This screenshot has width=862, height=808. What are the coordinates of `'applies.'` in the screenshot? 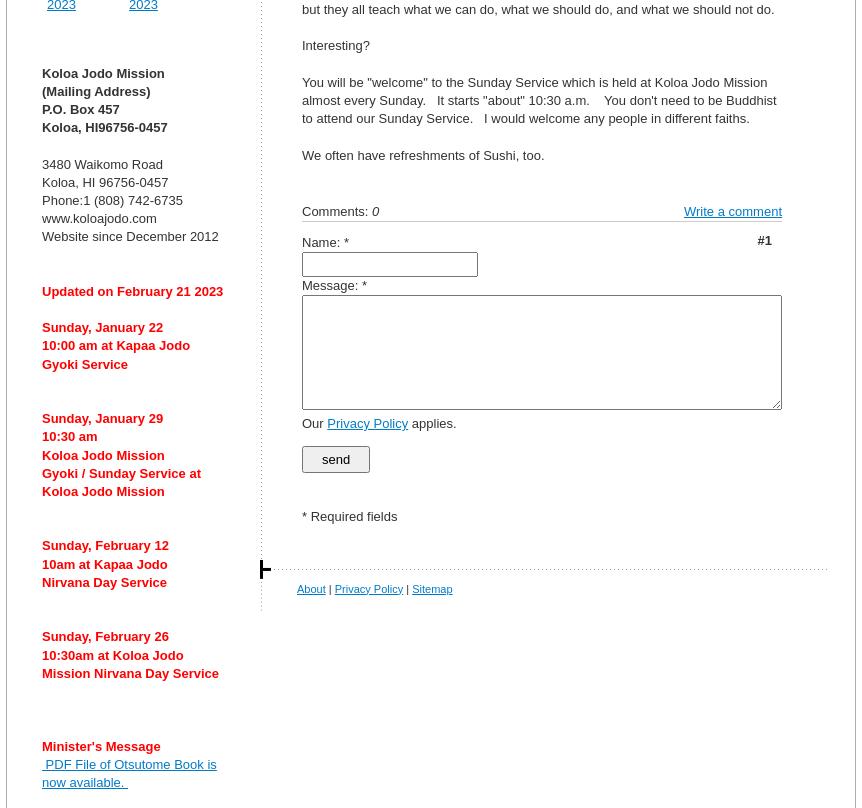 It's located at (432, 423).